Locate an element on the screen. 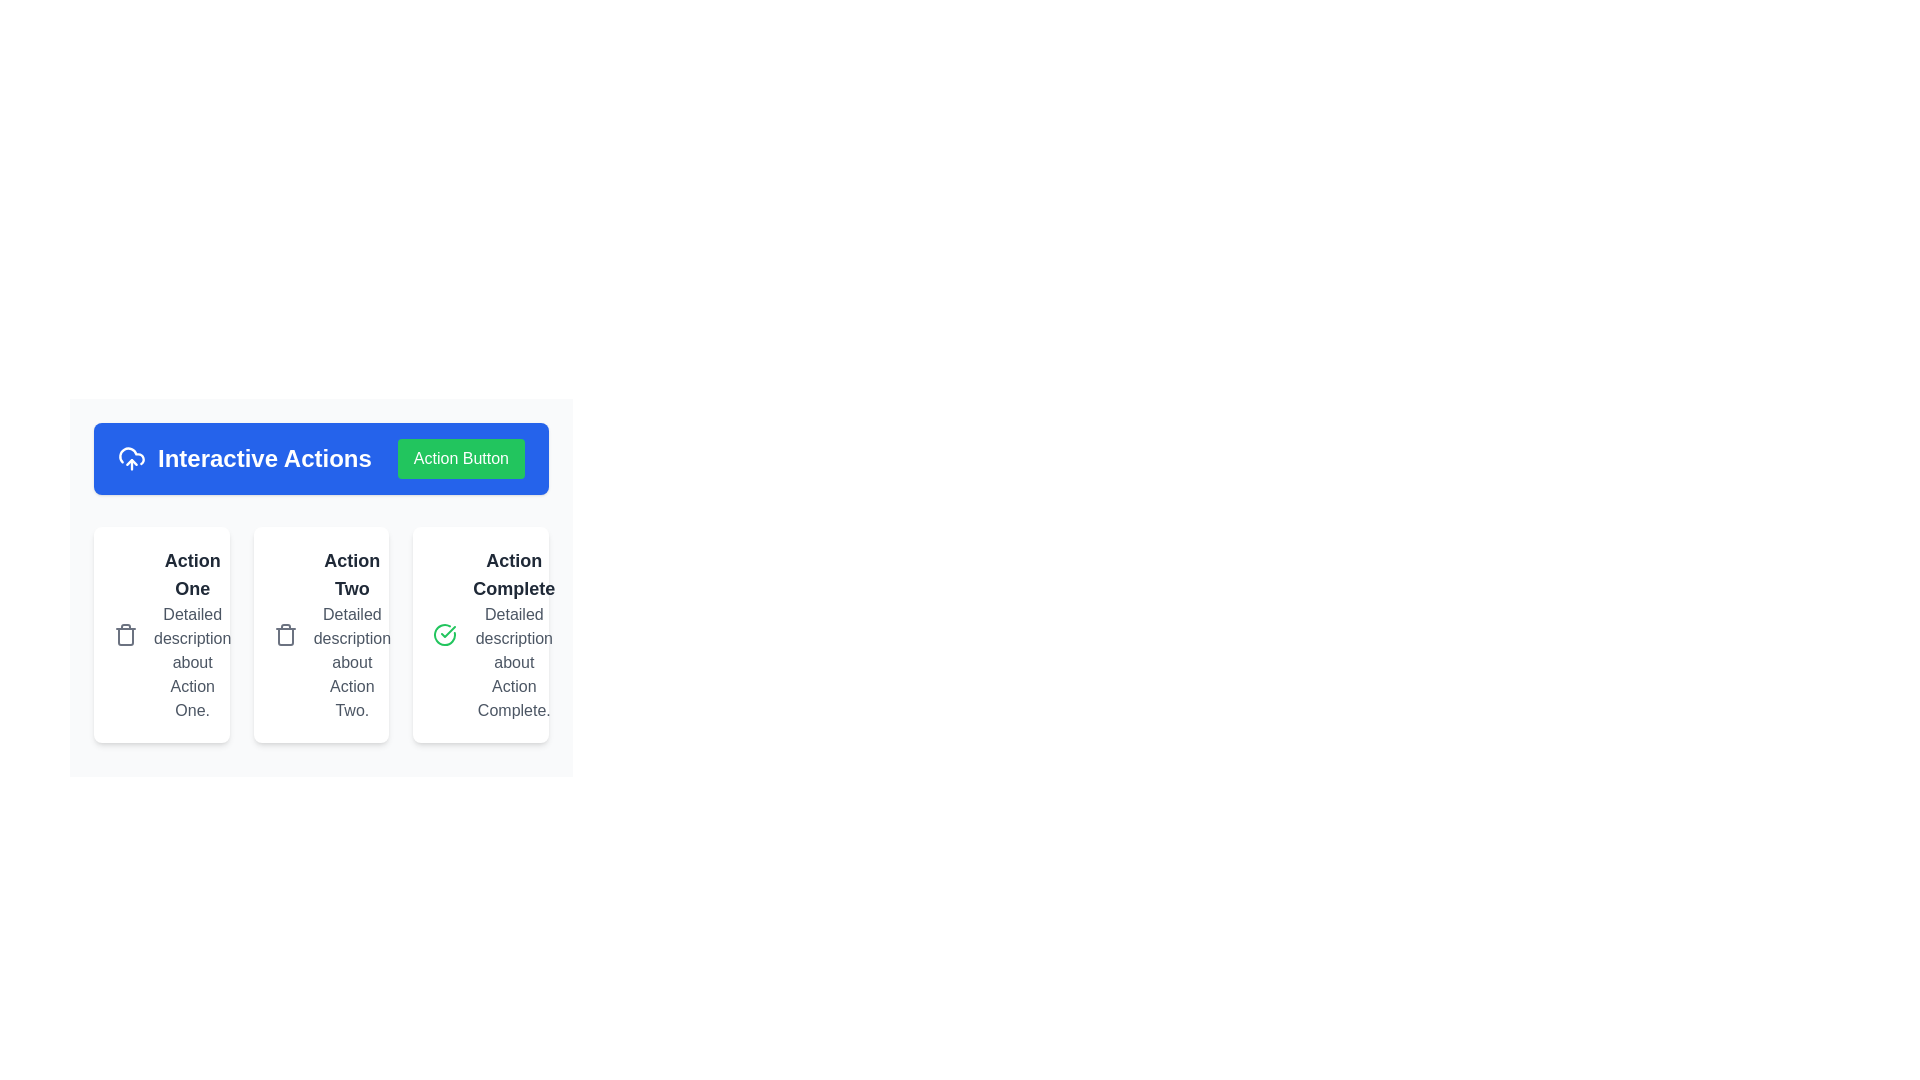 The width and height of the screenshot is (1920, 1080). the descriptive text located below the heading 'Action One' in the first card of the horizontally aligned set of three cards is located at coordinates (192, 663).